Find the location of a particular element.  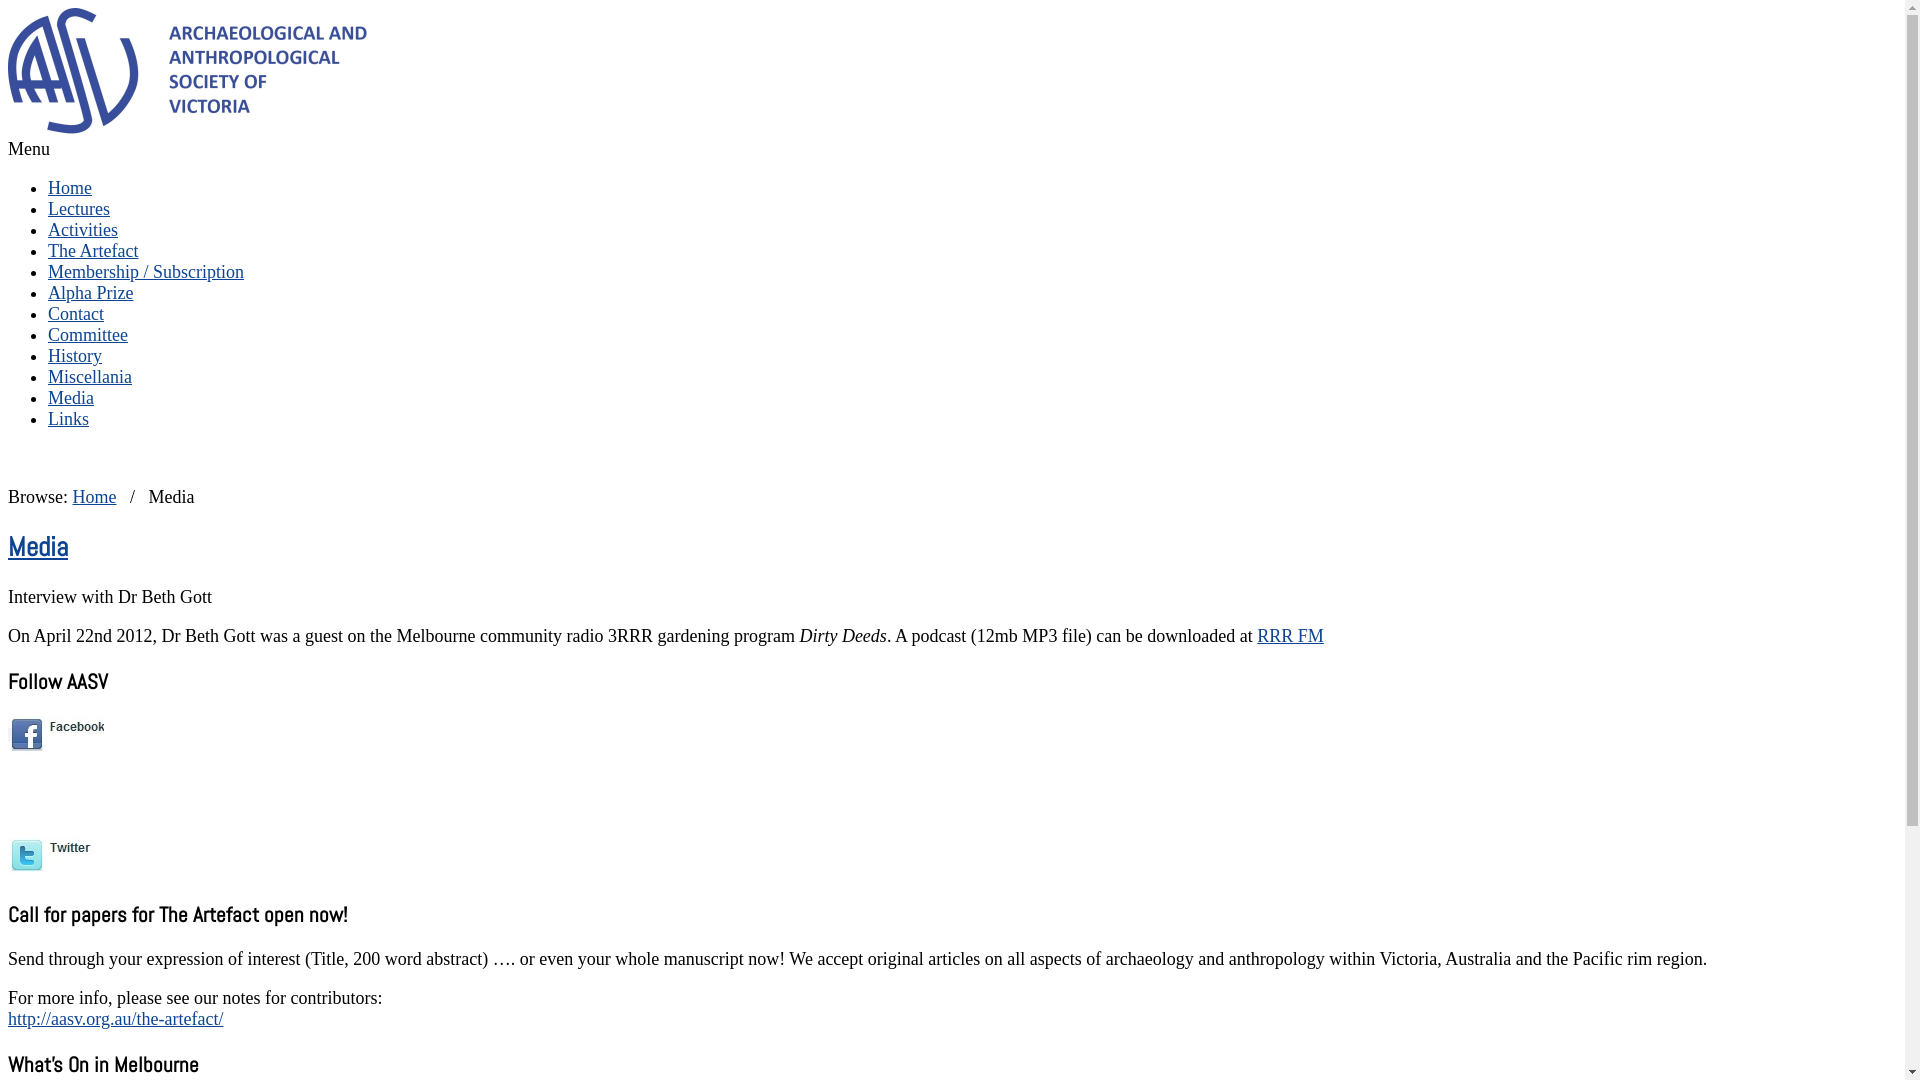

'Alpha Prize' is located at coordinates (89, 293).